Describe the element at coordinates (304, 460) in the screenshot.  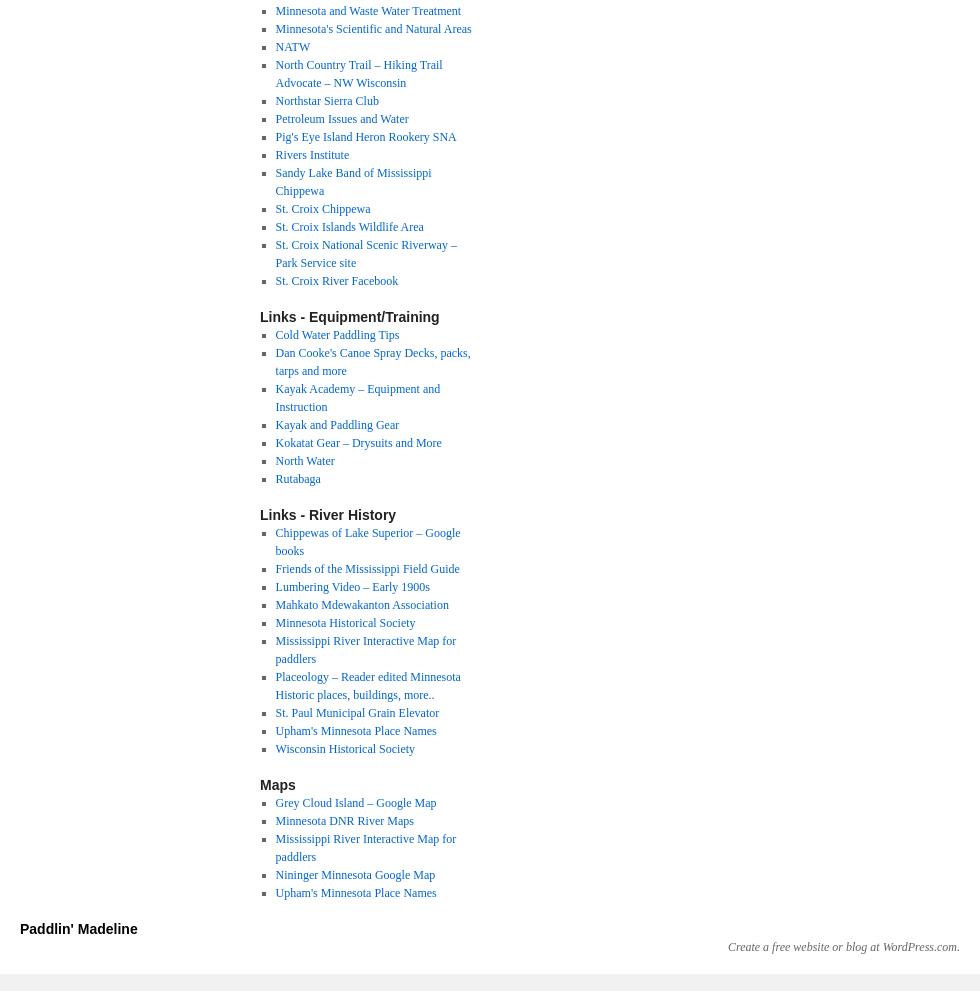
I see `'North Water'` at that location.